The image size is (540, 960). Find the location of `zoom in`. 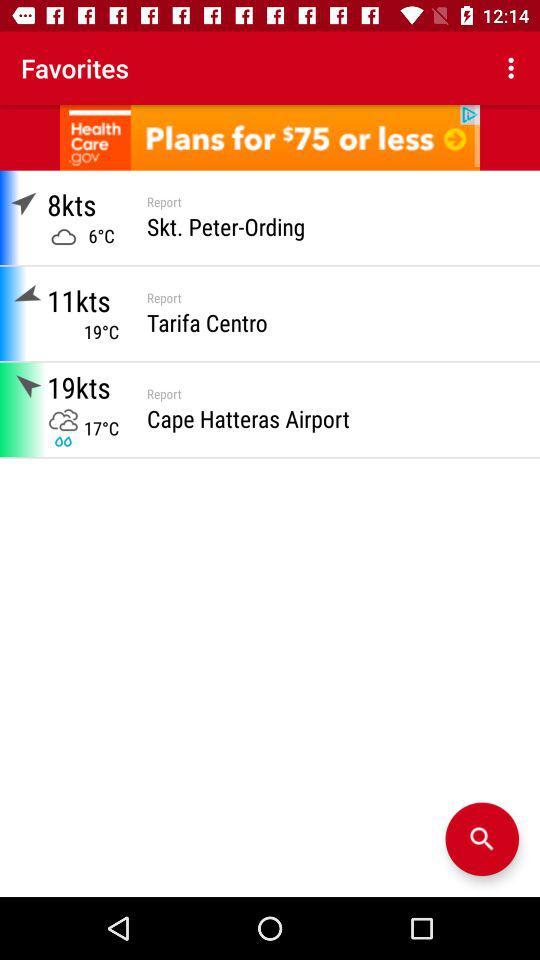

zoom in is located at coordinates (481, 839).